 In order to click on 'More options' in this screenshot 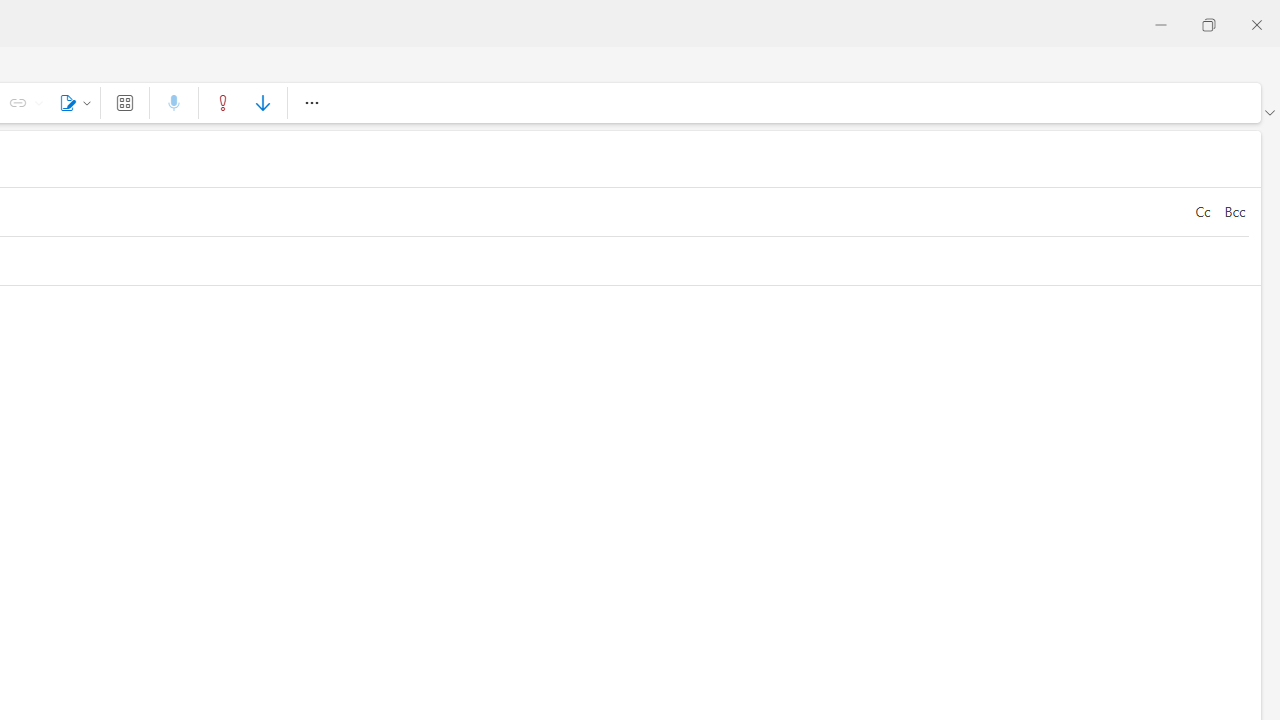, I will do `click(310, 102)`.